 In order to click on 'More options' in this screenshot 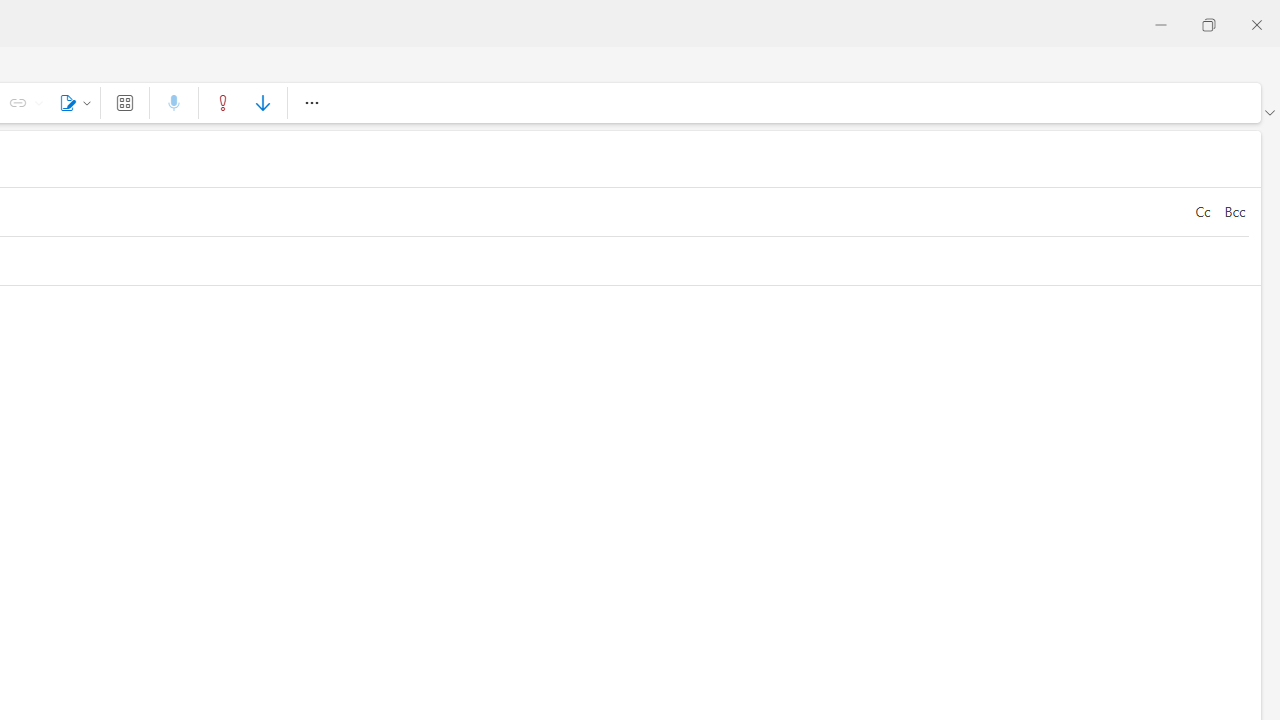, I will do `click(310, 102)`.